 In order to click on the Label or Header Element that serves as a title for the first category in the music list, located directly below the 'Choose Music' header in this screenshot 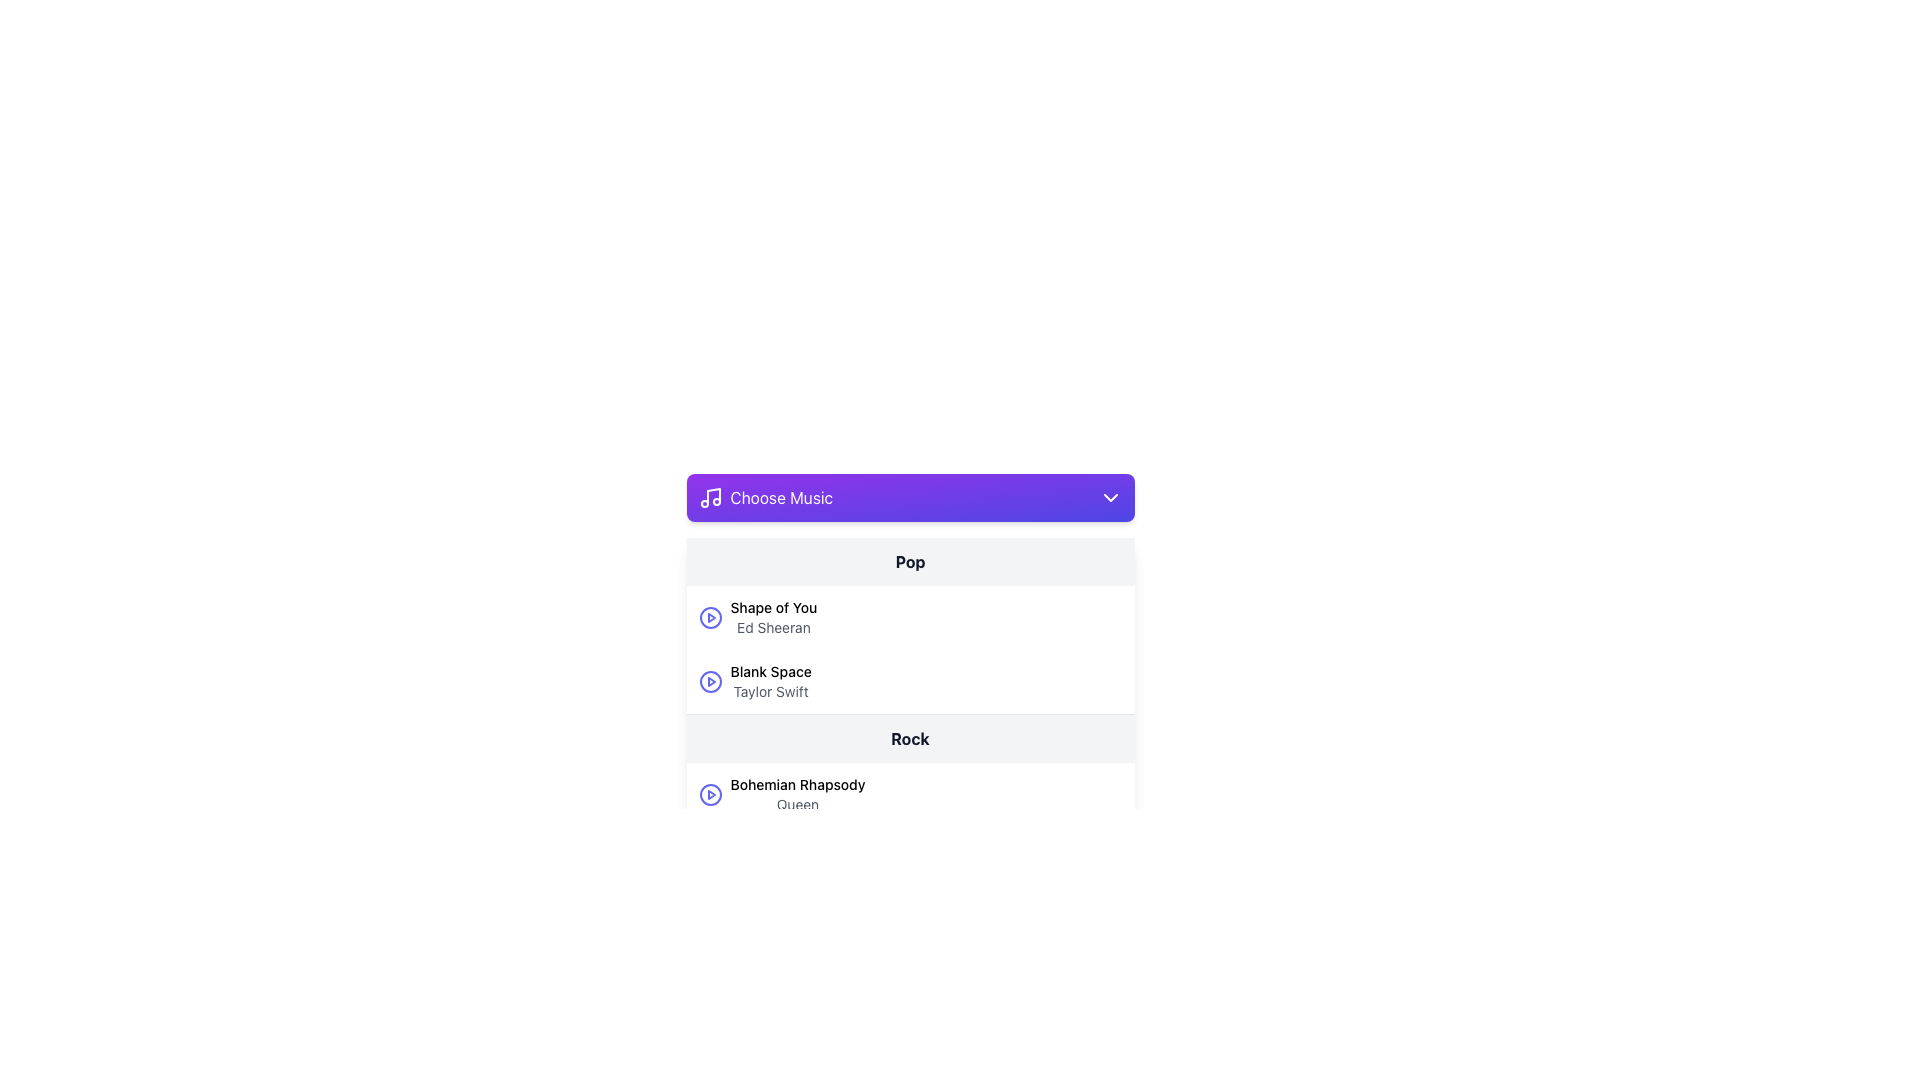, I will do `click(909, 562)`.